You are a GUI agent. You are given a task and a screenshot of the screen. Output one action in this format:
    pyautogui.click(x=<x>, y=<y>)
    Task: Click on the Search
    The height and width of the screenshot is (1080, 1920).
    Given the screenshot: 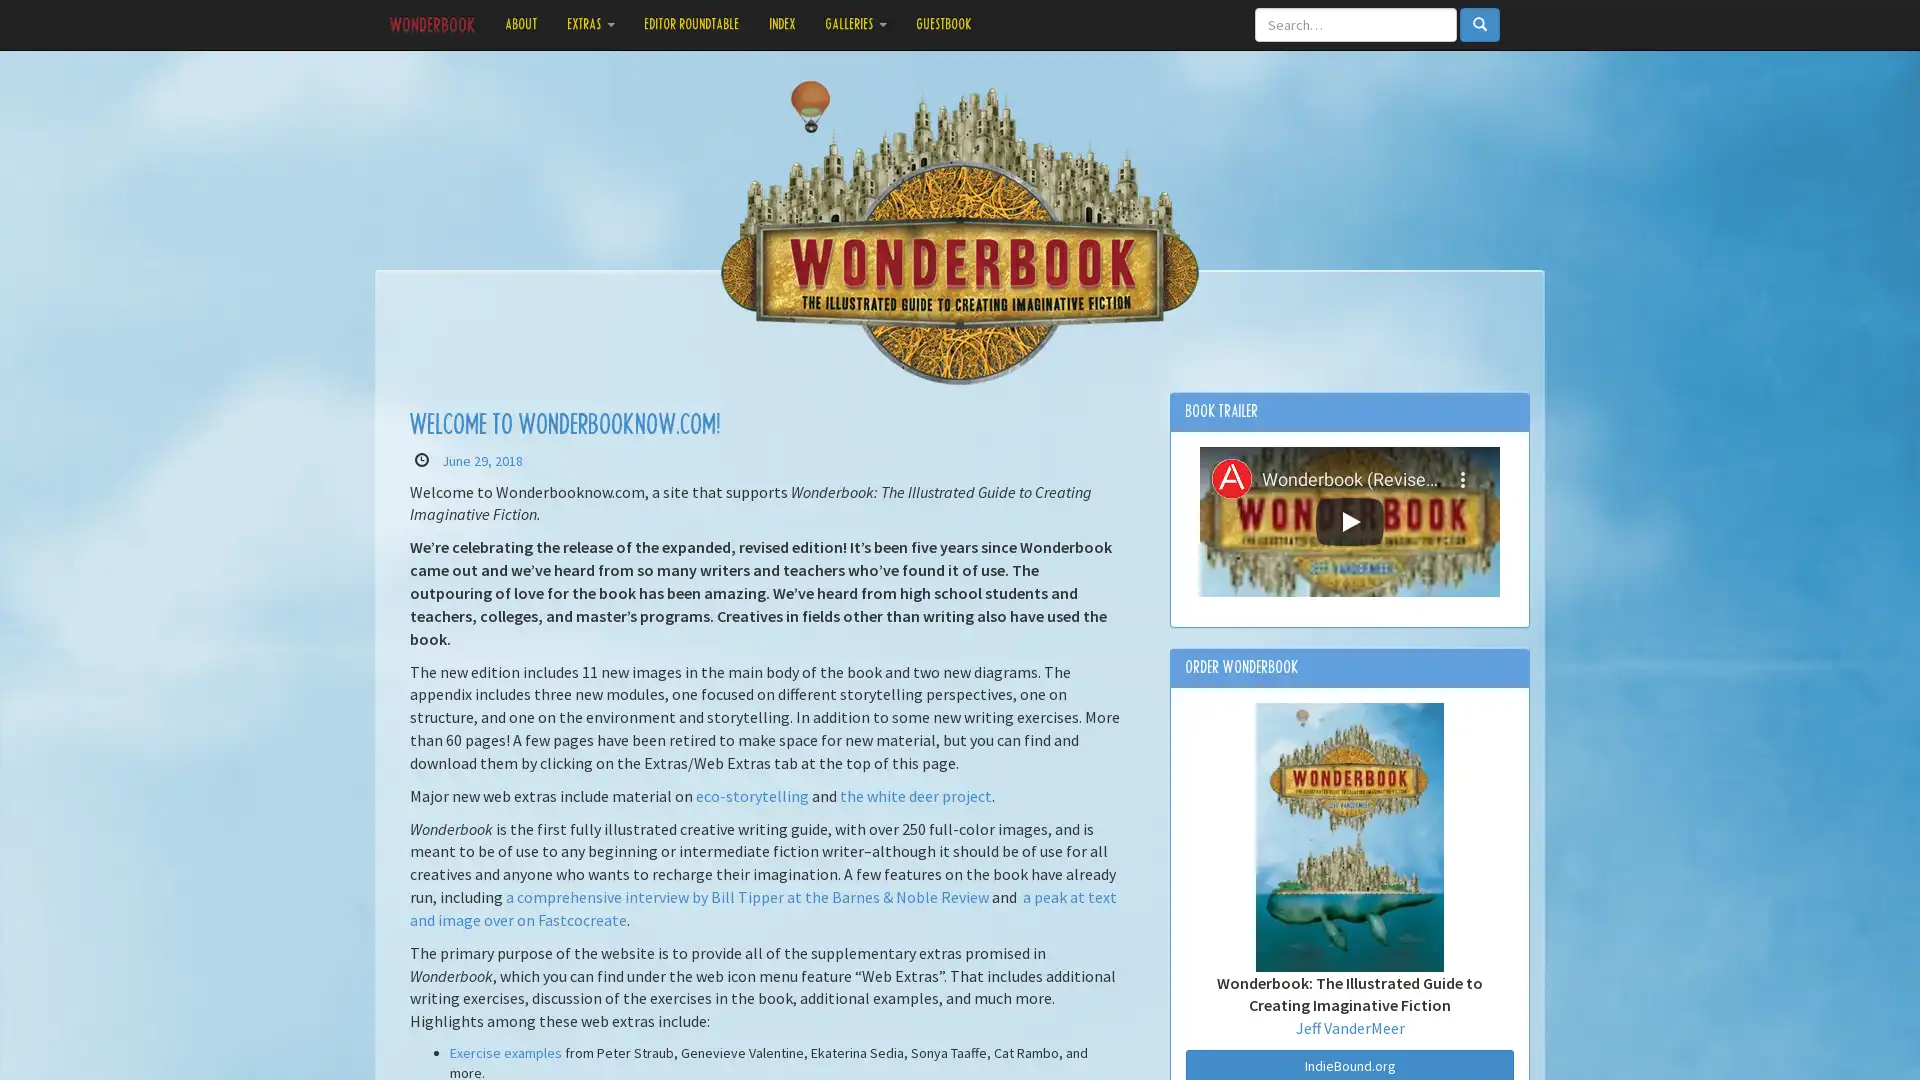 What is the action you would take?
    pyautogui.click(x=1479, y=24)
    